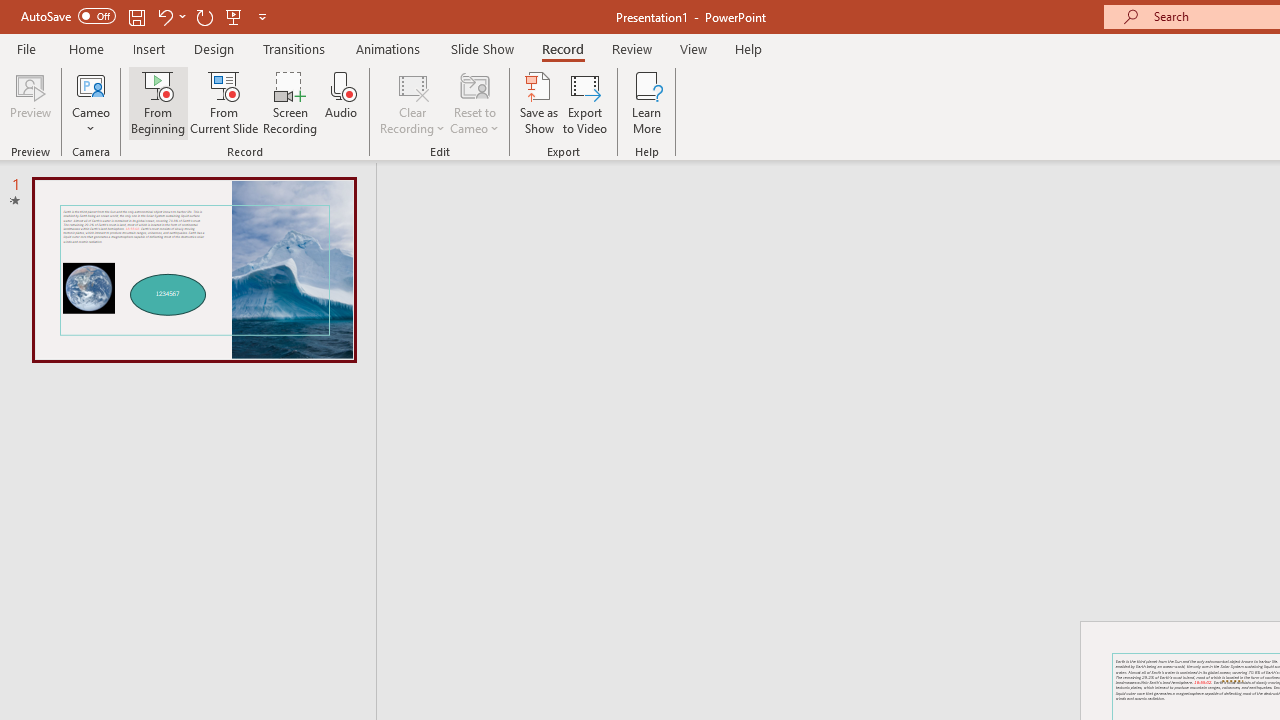 The height and width of the screenshot is (720, 1280). What do you see at coordinates (647, 103) in the screenshot?
I see `'Learn More'` at bounding box center [647, 103].